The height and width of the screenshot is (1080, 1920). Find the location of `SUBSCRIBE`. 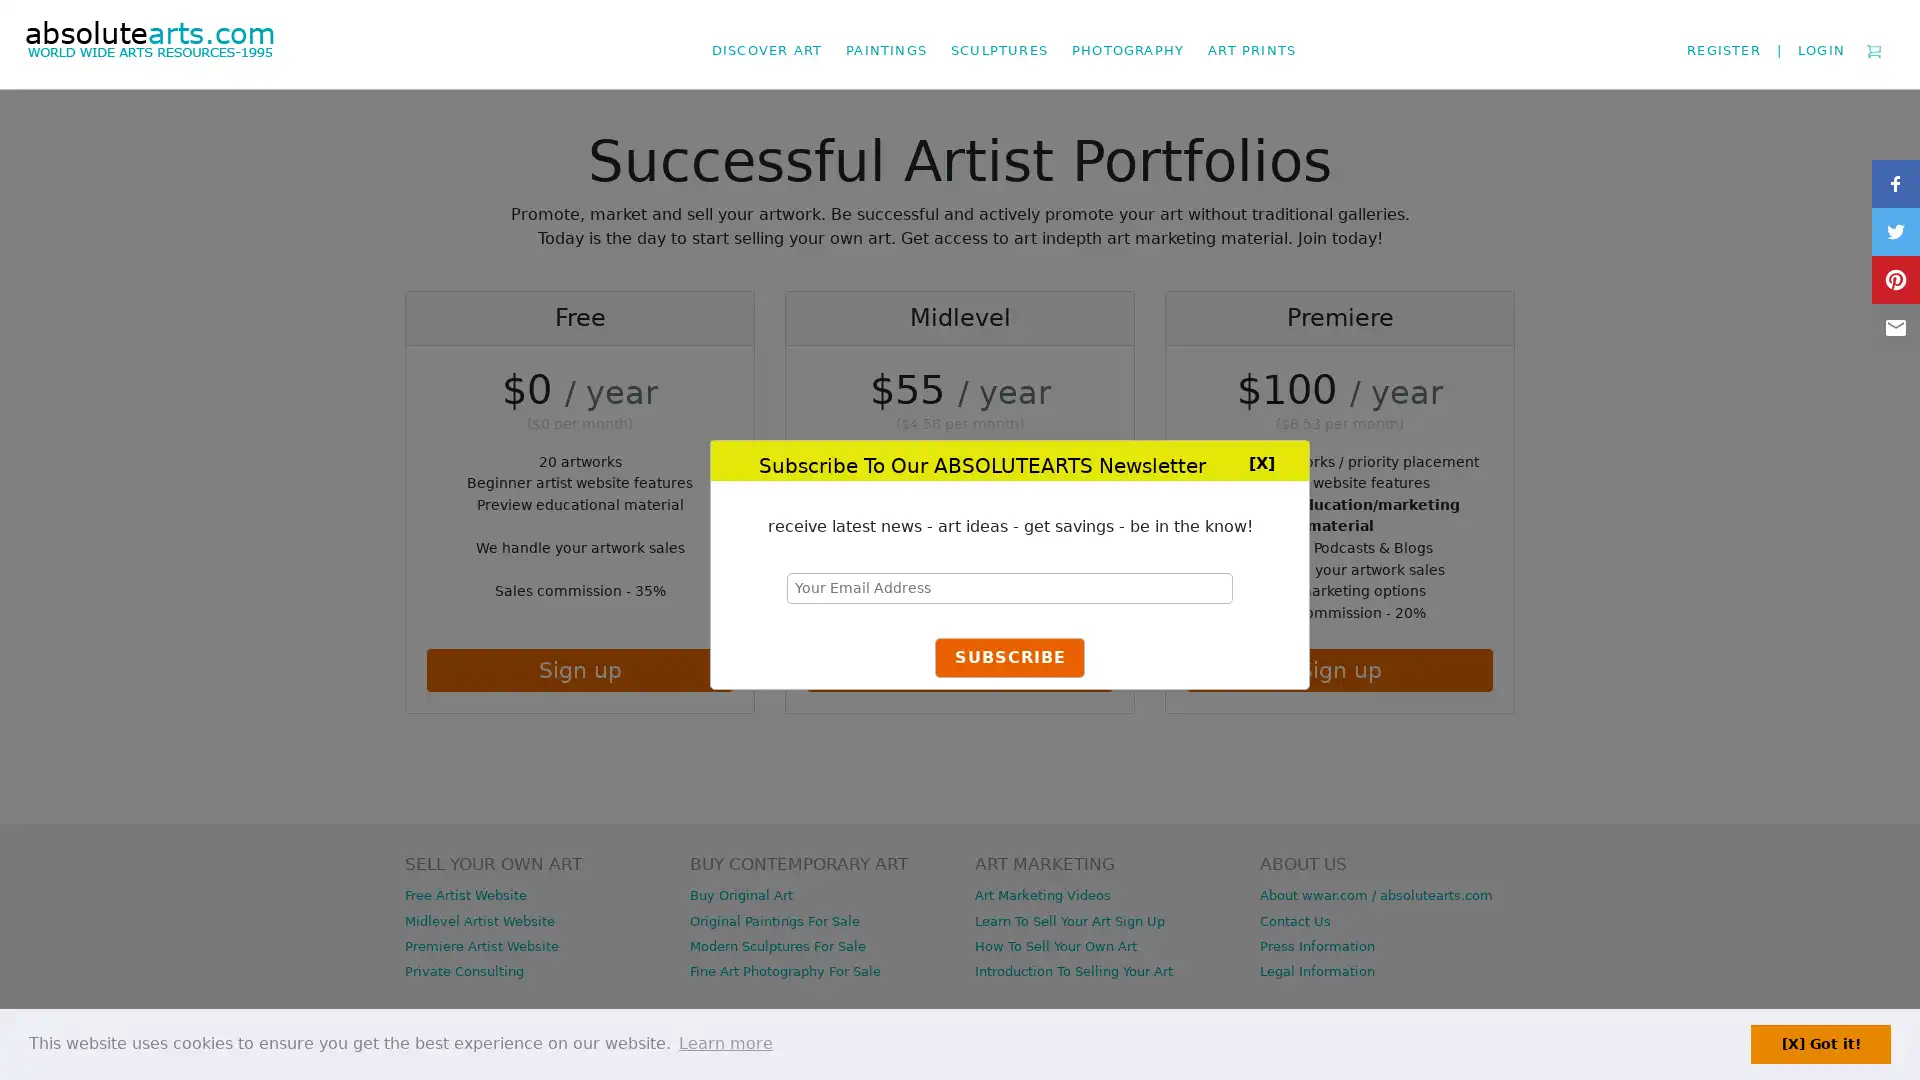

SUBSCRIBE is located at coordinates (1009, 658).